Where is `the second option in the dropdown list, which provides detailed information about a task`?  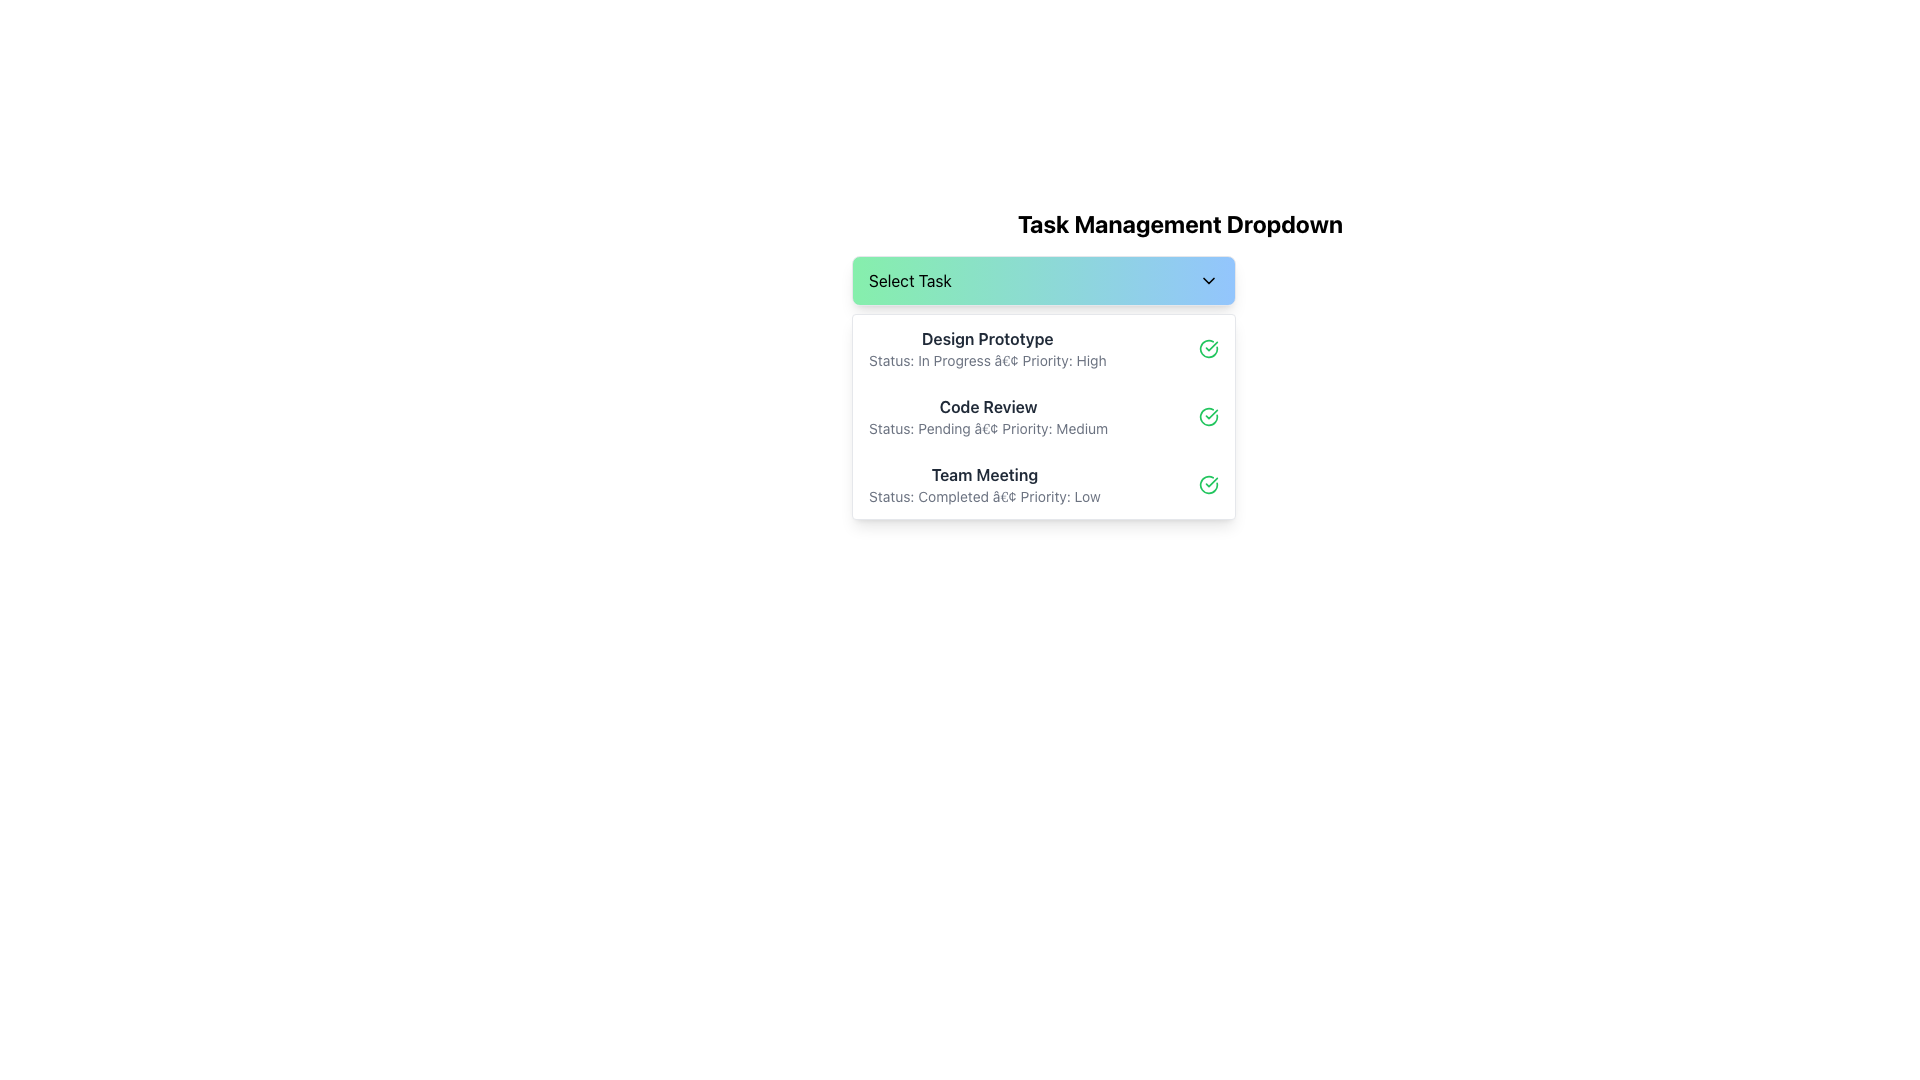 the second option in the dropdown list, which provides detailed information about a task is located at coordinates (1042, 415).